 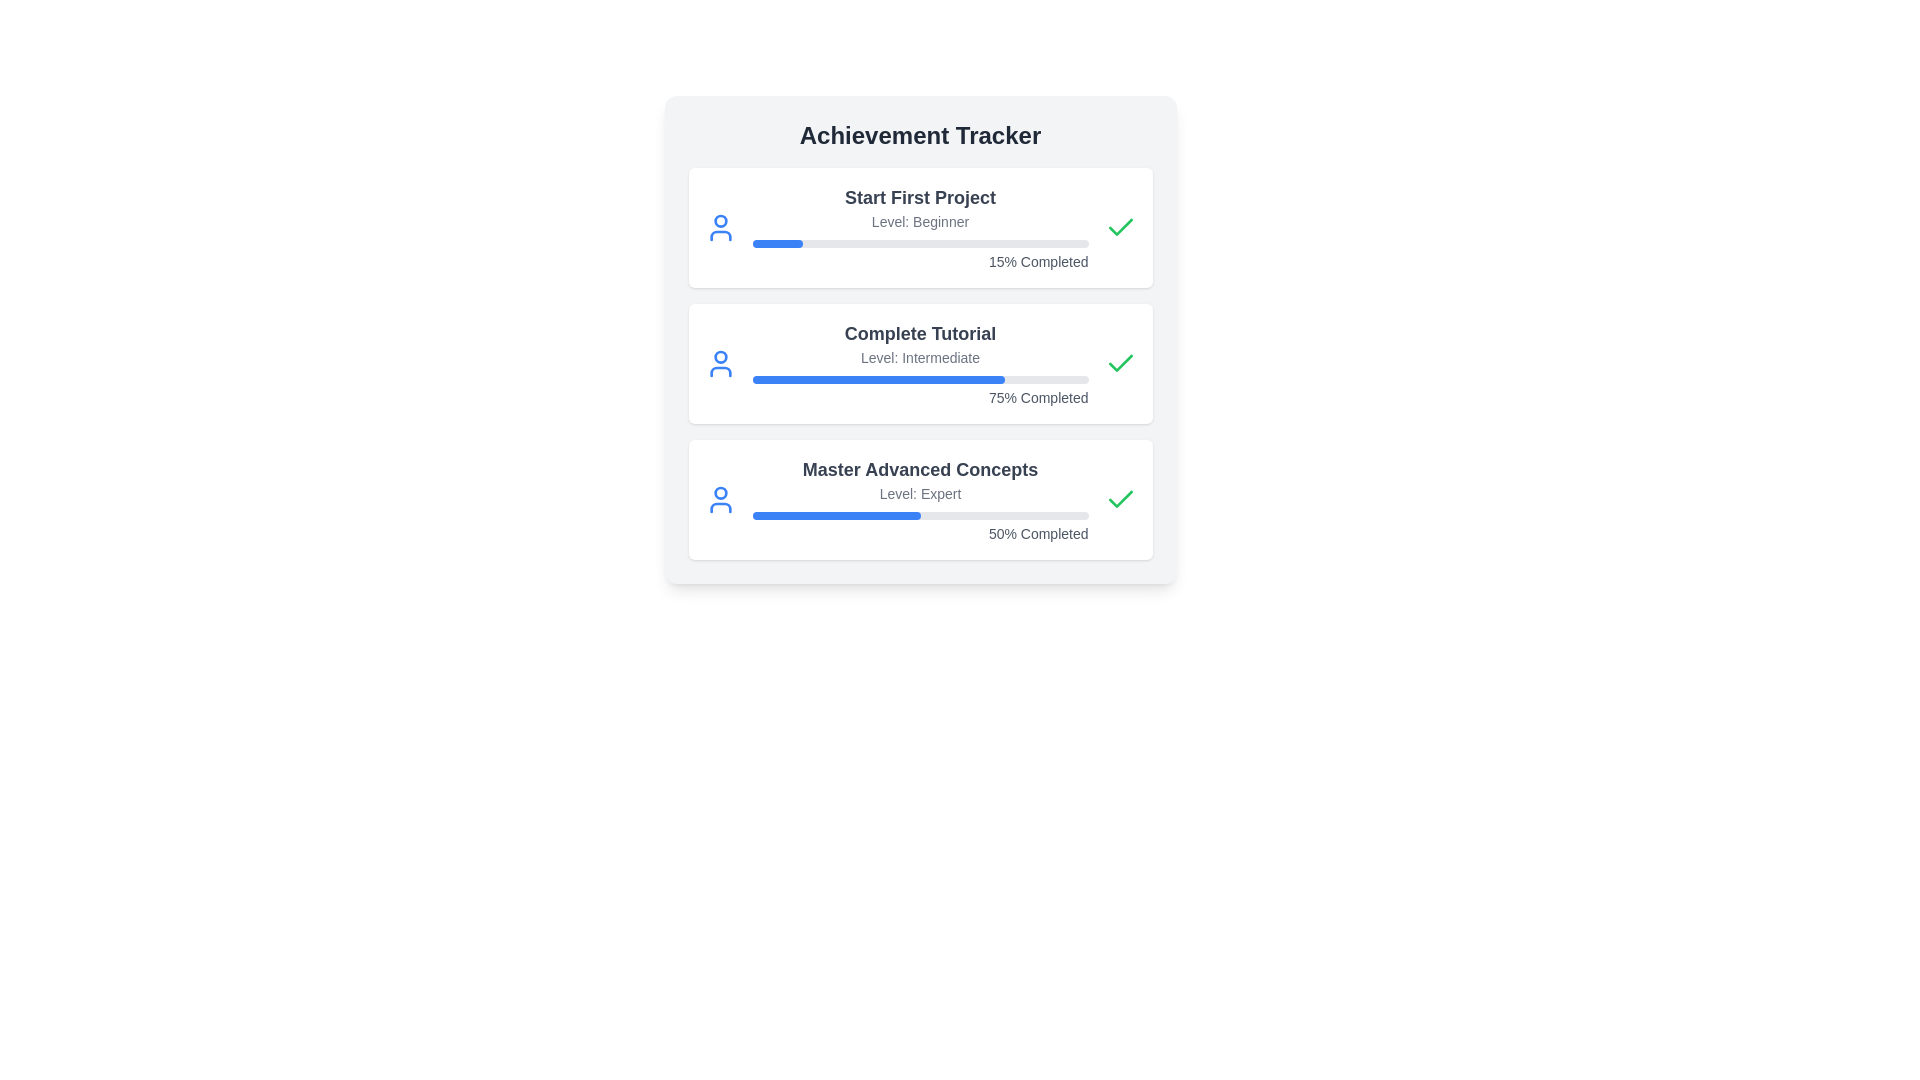 What do you see at coordinates (720, 356) in the screenshot?
I see `the blue circular graphic element representing the user's head in the user icon, located to the left of the 'Complete Tutorial' task in the achievement tracker interface` at bounding box center [720, 356].